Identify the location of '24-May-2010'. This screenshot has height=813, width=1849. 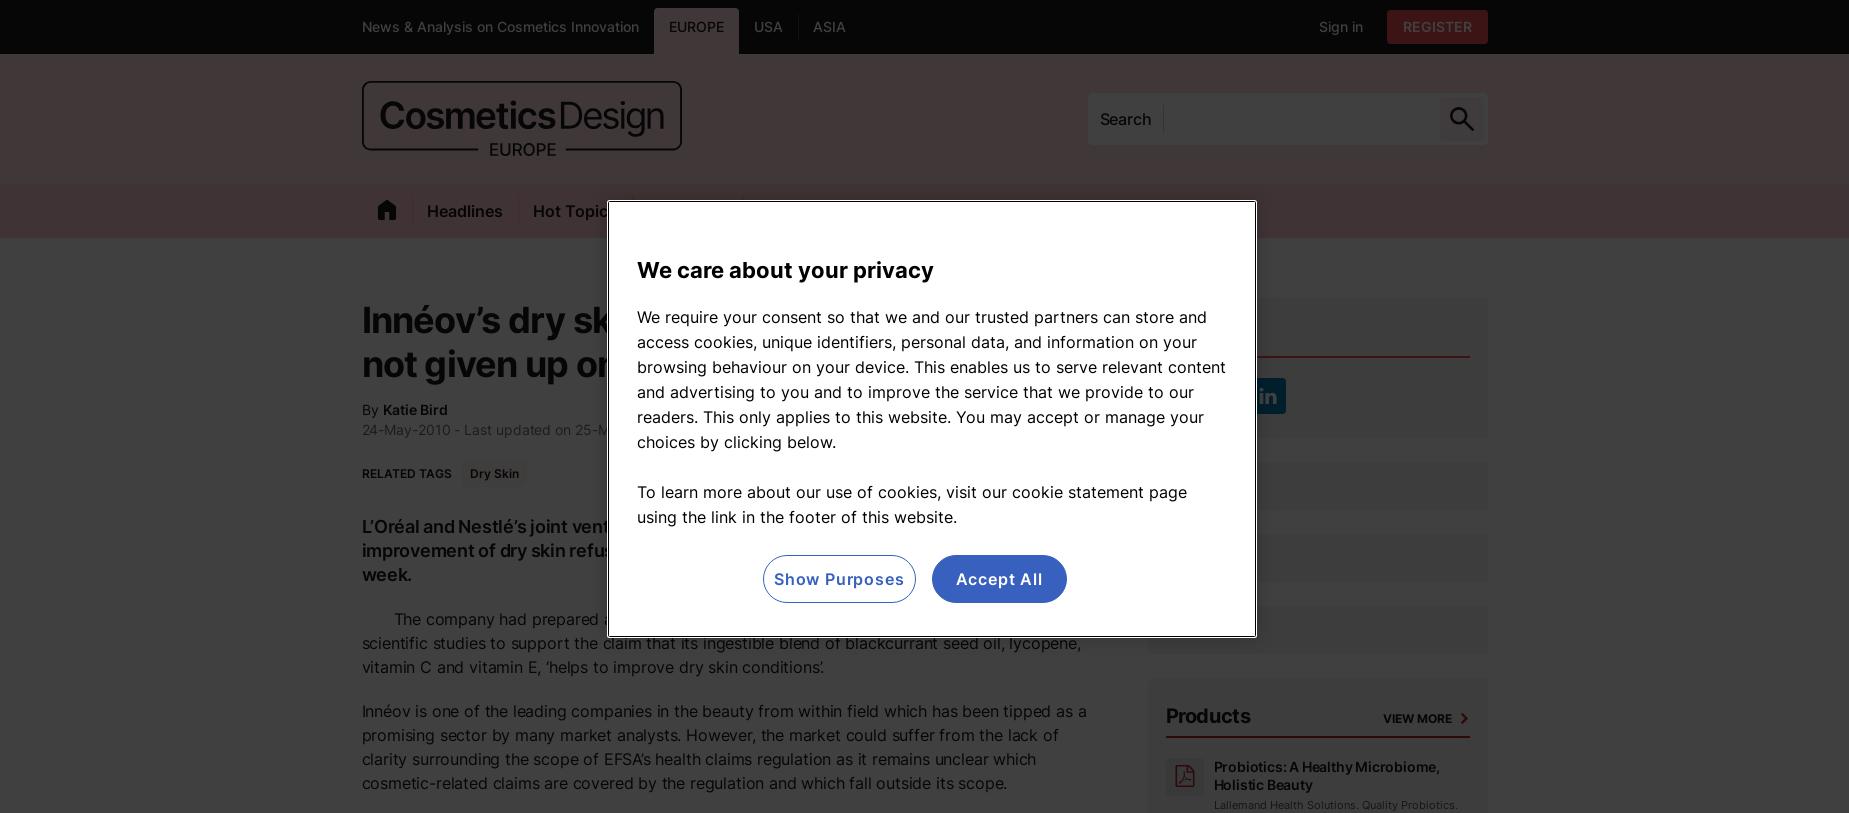
(359, 429).